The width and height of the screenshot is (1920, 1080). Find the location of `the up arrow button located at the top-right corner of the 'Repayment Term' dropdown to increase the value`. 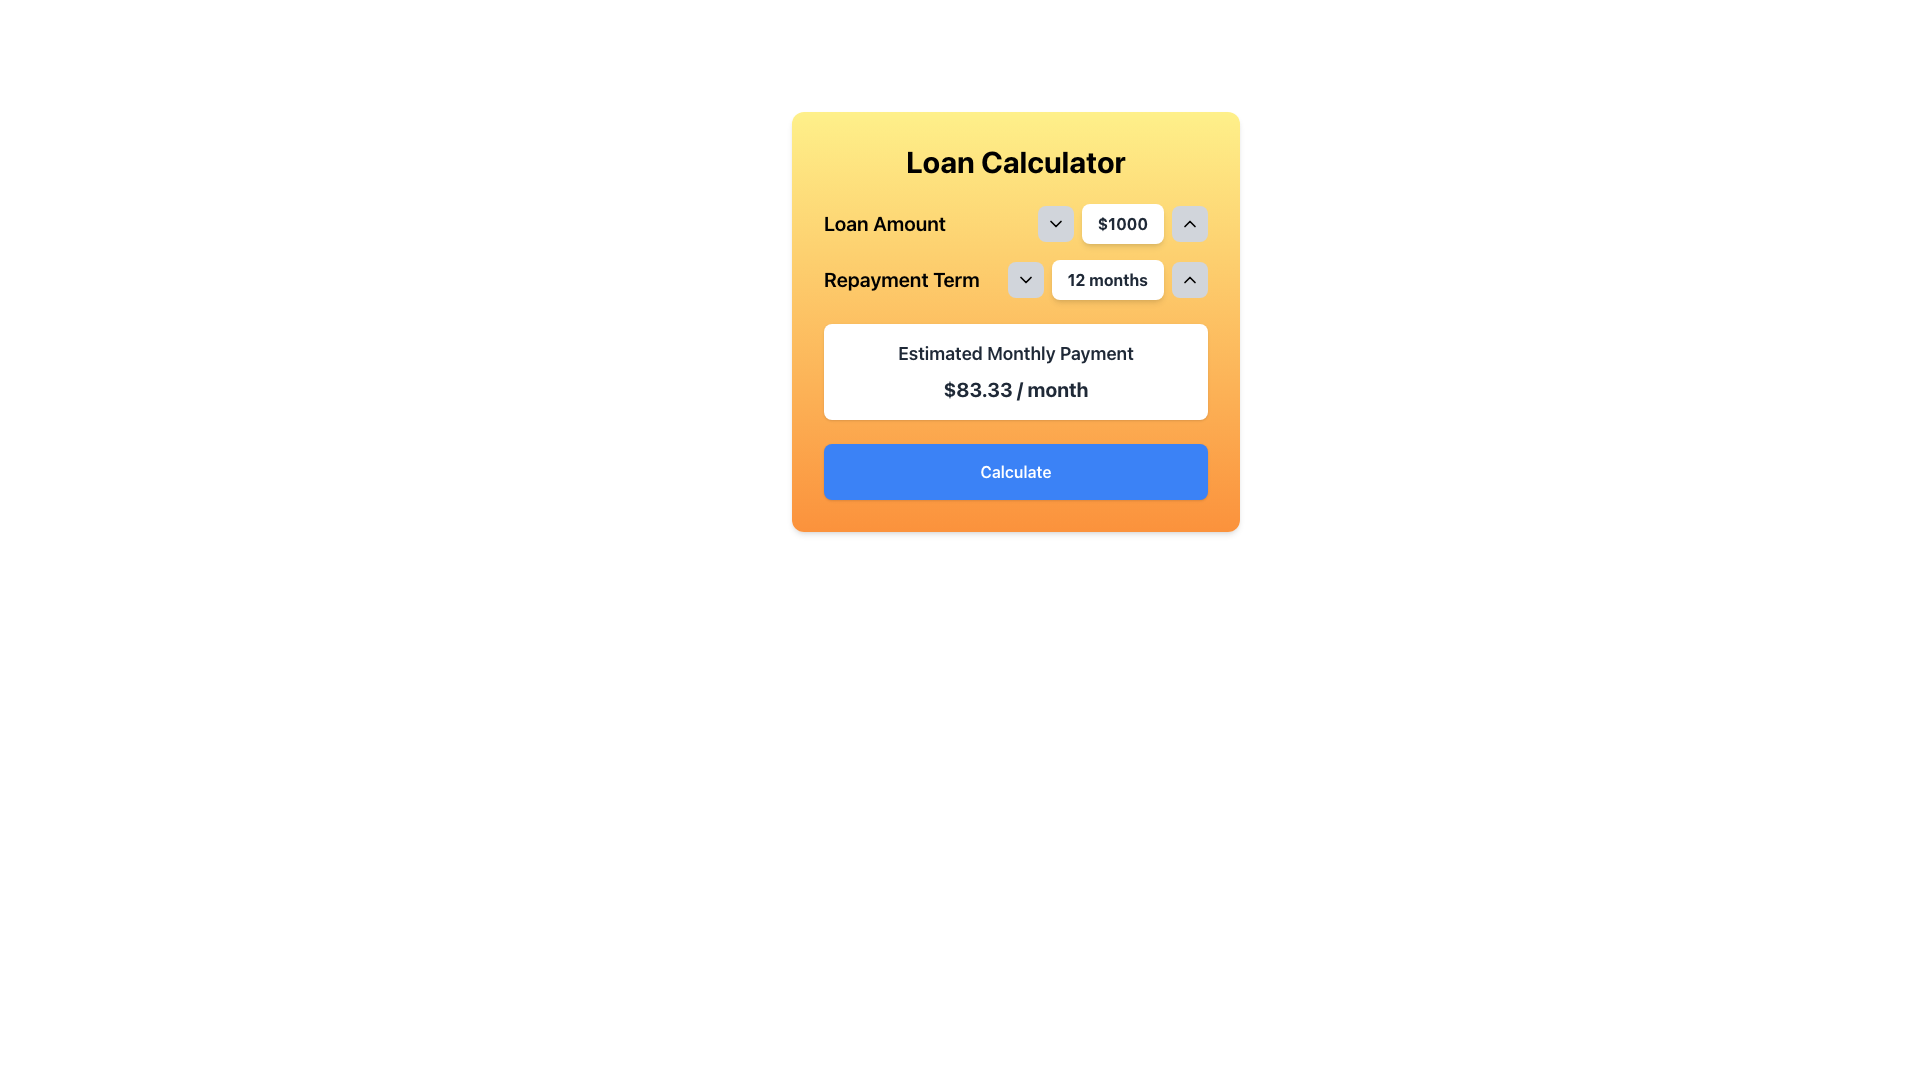

the up arrow button located at the top-right corner of the 'Repayment Term' dropdown to increase the value is located at coordinates (1190, 280).